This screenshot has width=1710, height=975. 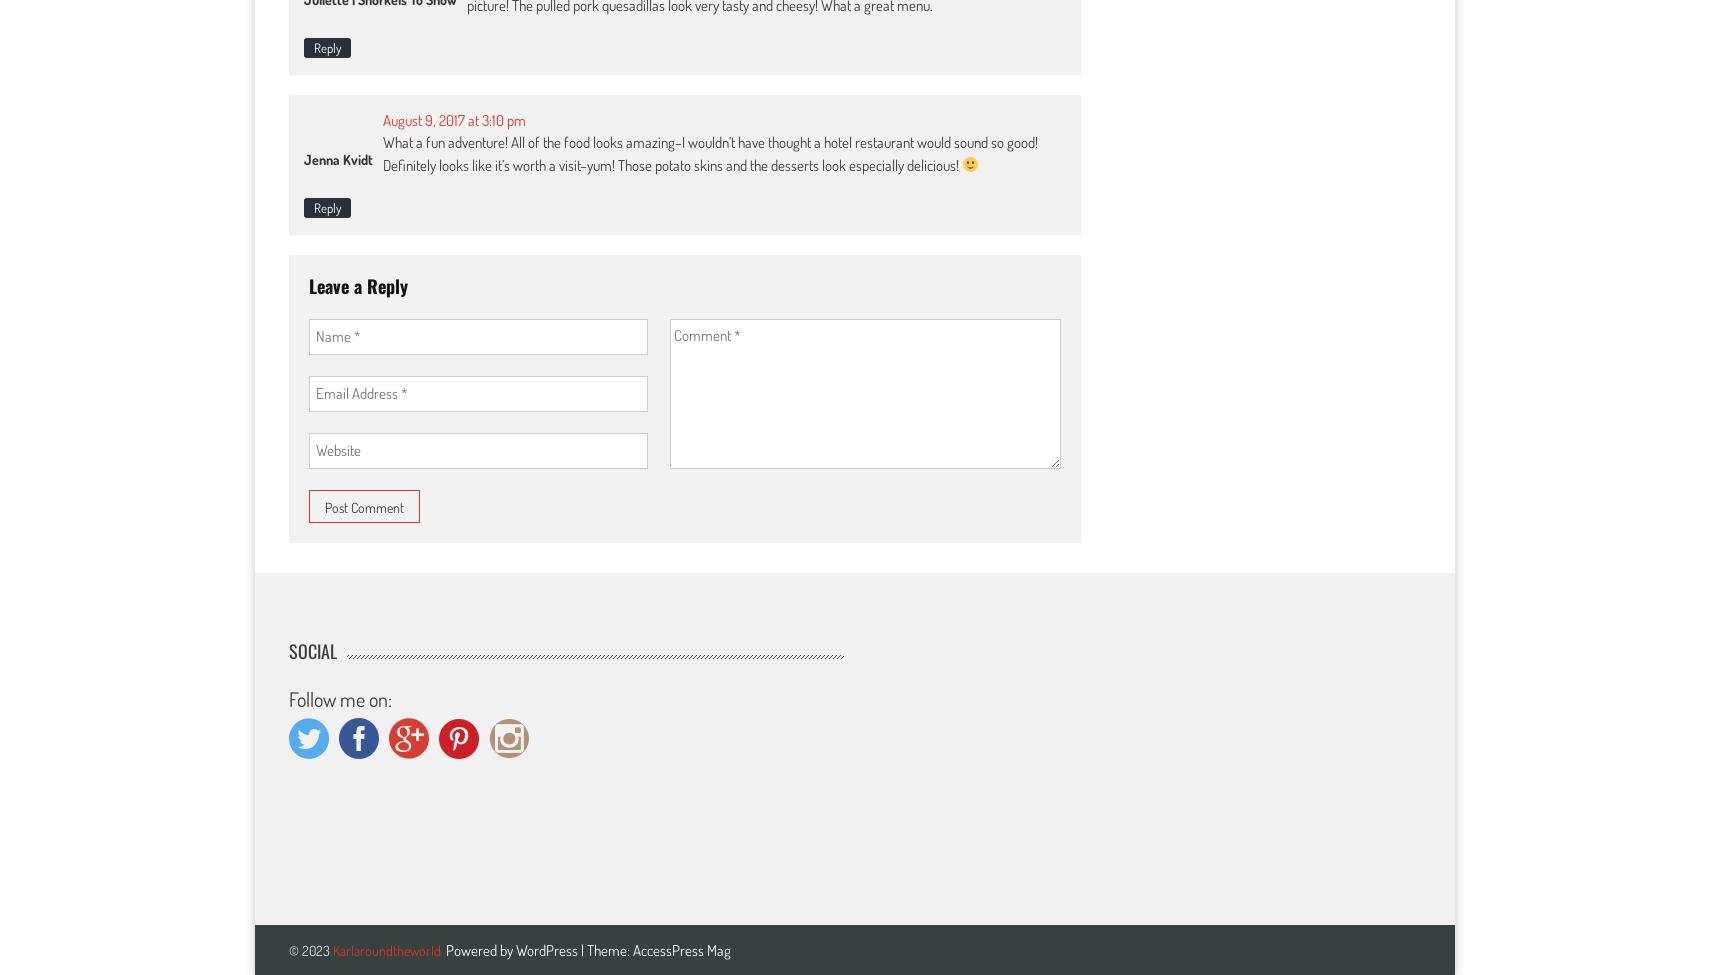 I want to click on 'Karlaroundtheworld', so click(x=385, y=948).